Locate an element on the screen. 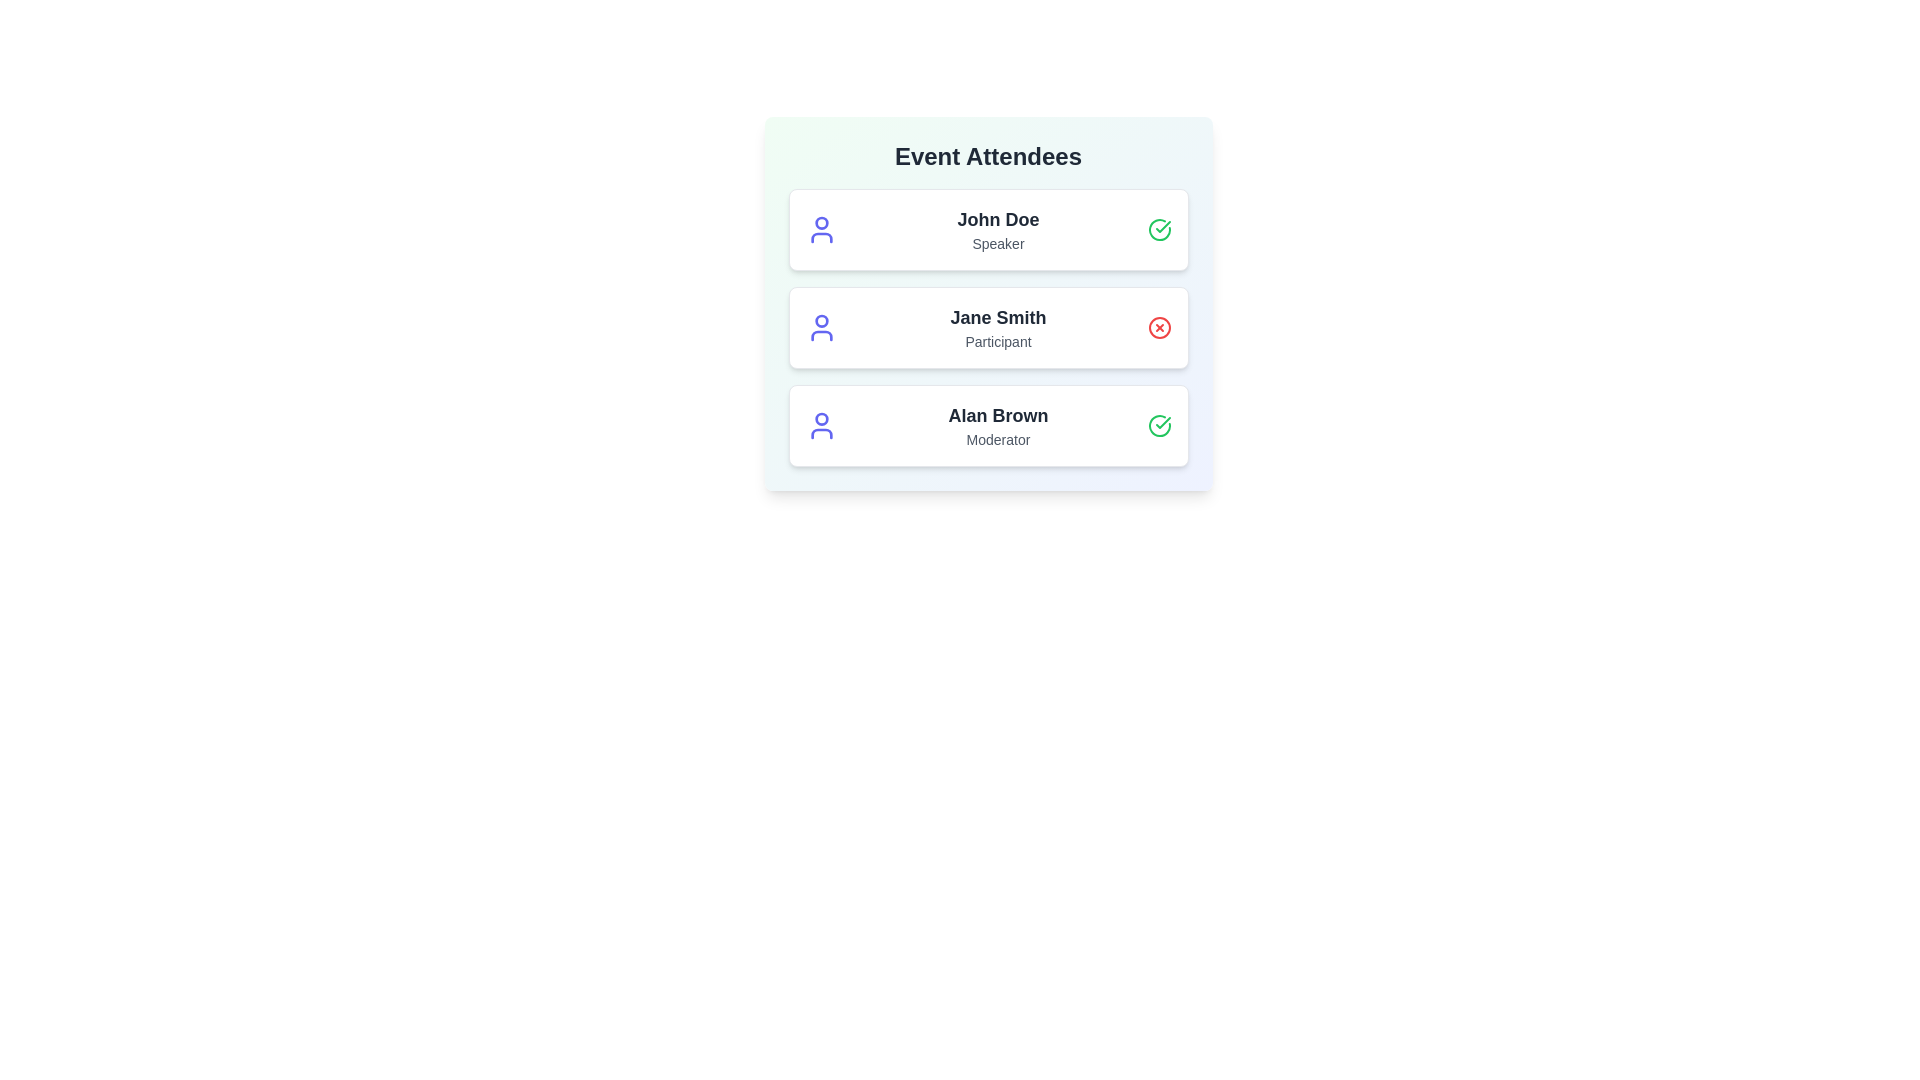 Image resolution: width=1920 pixels, height=1080 pixels. the status icon for Alan Brown to toggle their attendance status is located at coordinates (1159, 424).